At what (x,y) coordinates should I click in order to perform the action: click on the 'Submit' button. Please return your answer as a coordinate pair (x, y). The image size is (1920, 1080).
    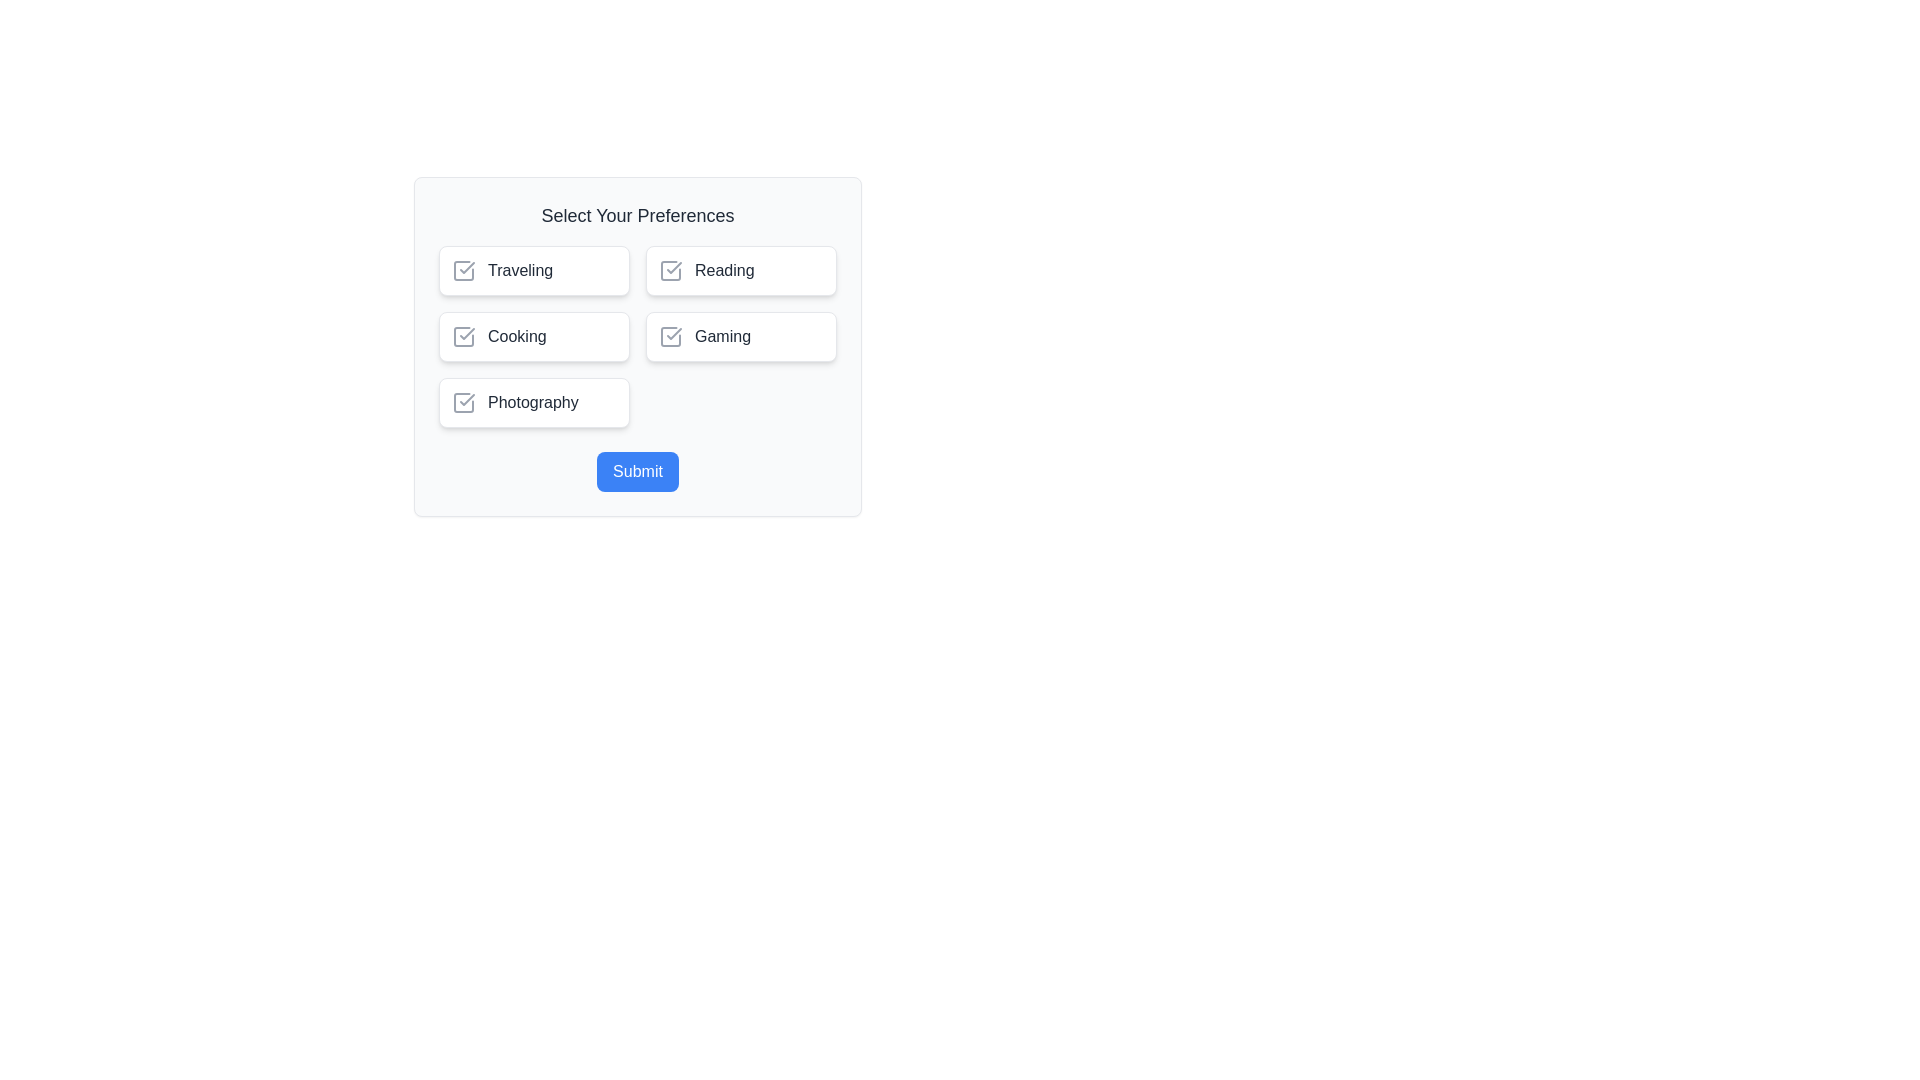
    Looking at the image, I should click on (637, 471).